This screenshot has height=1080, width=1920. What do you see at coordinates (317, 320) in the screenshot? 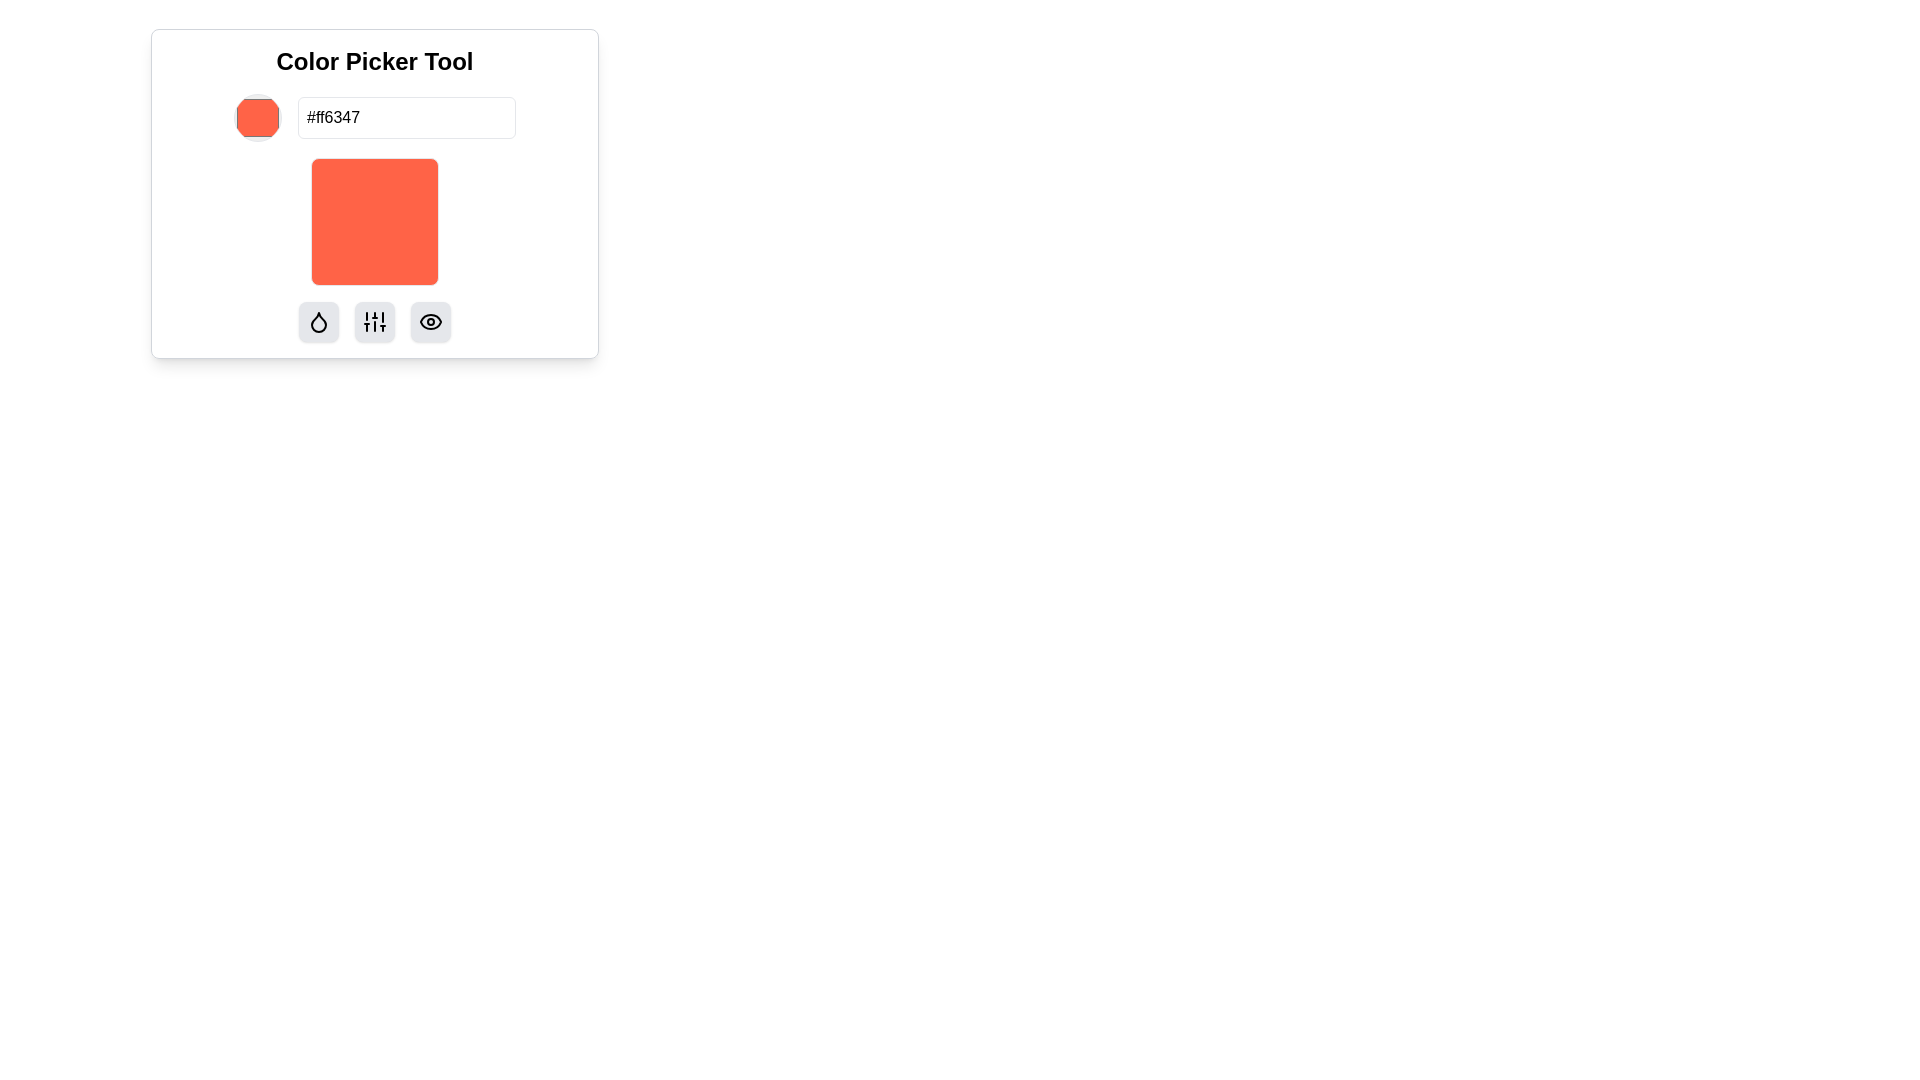
I see `the first button in the series of three color dropper buttons located below the color display box` at bounding box center [317, 320].